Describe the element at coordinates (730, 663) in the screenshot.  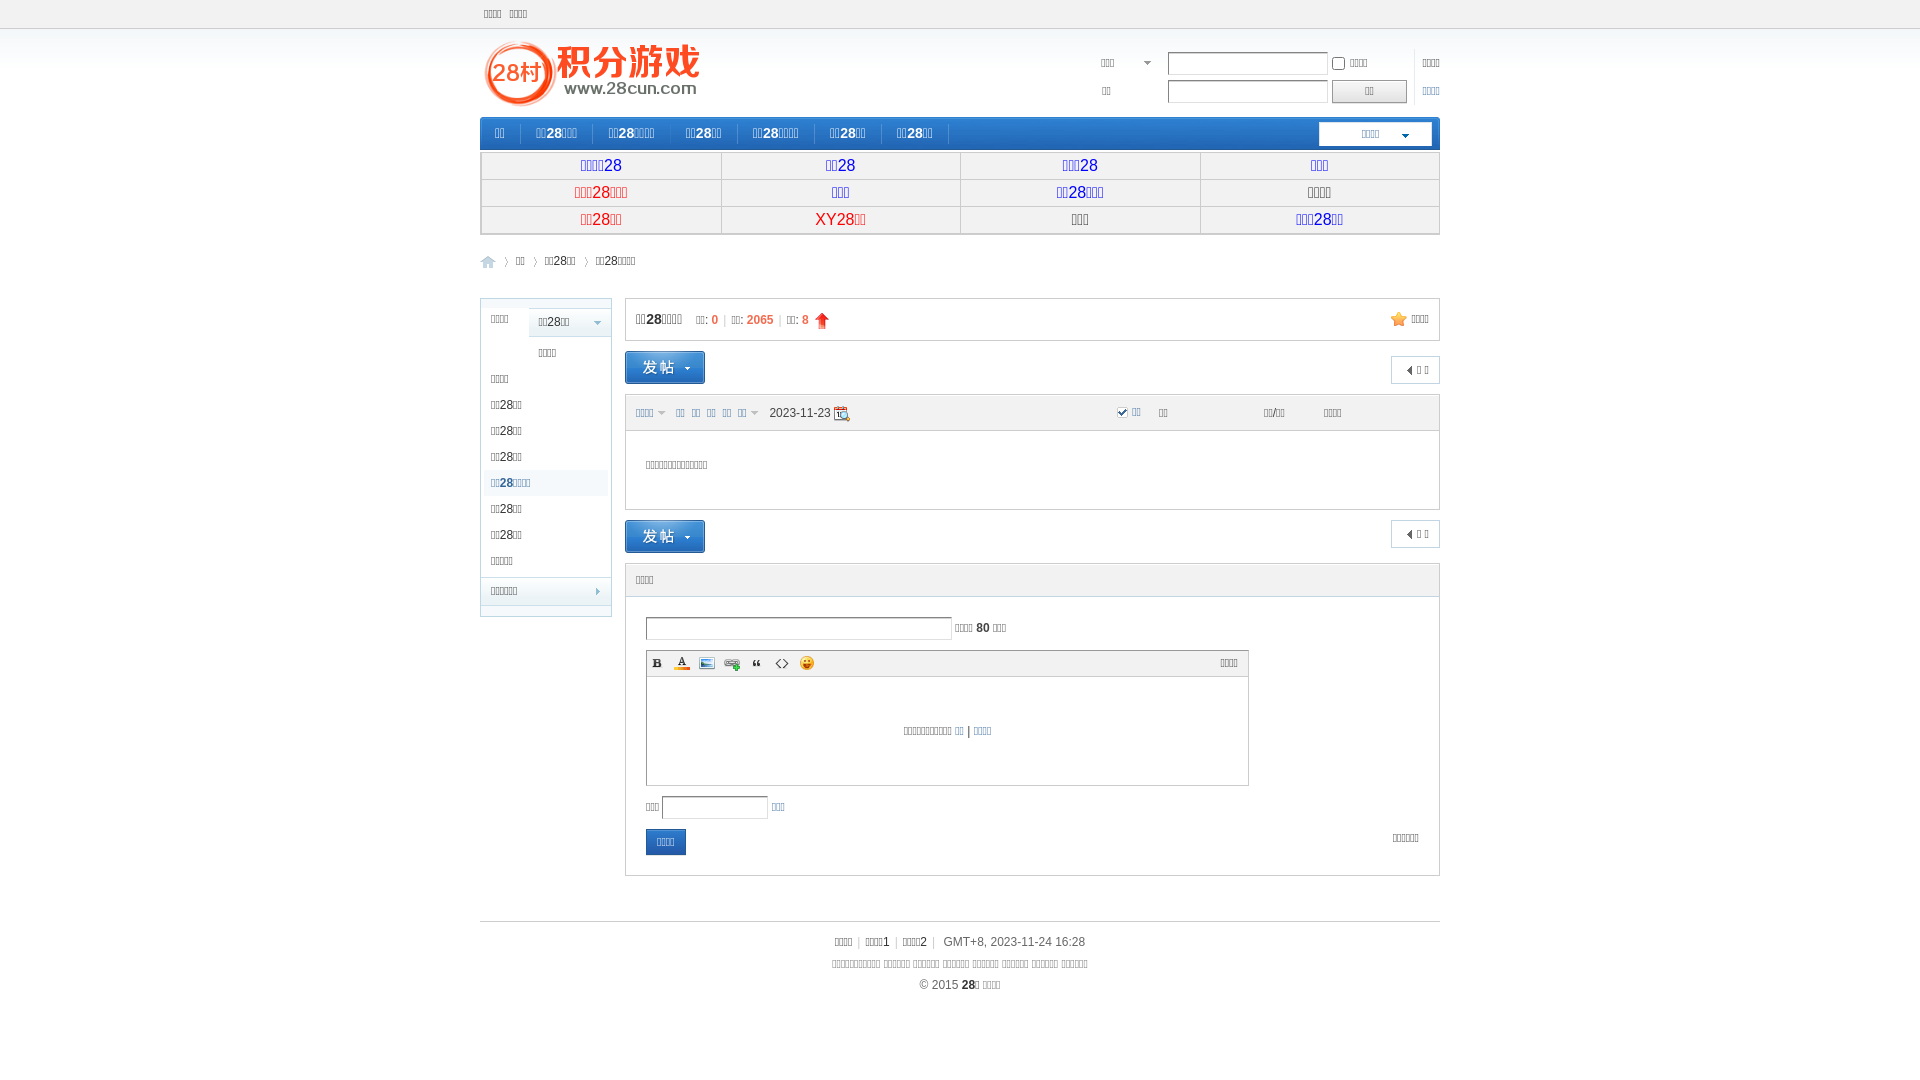
I see `'Link'` at that location.